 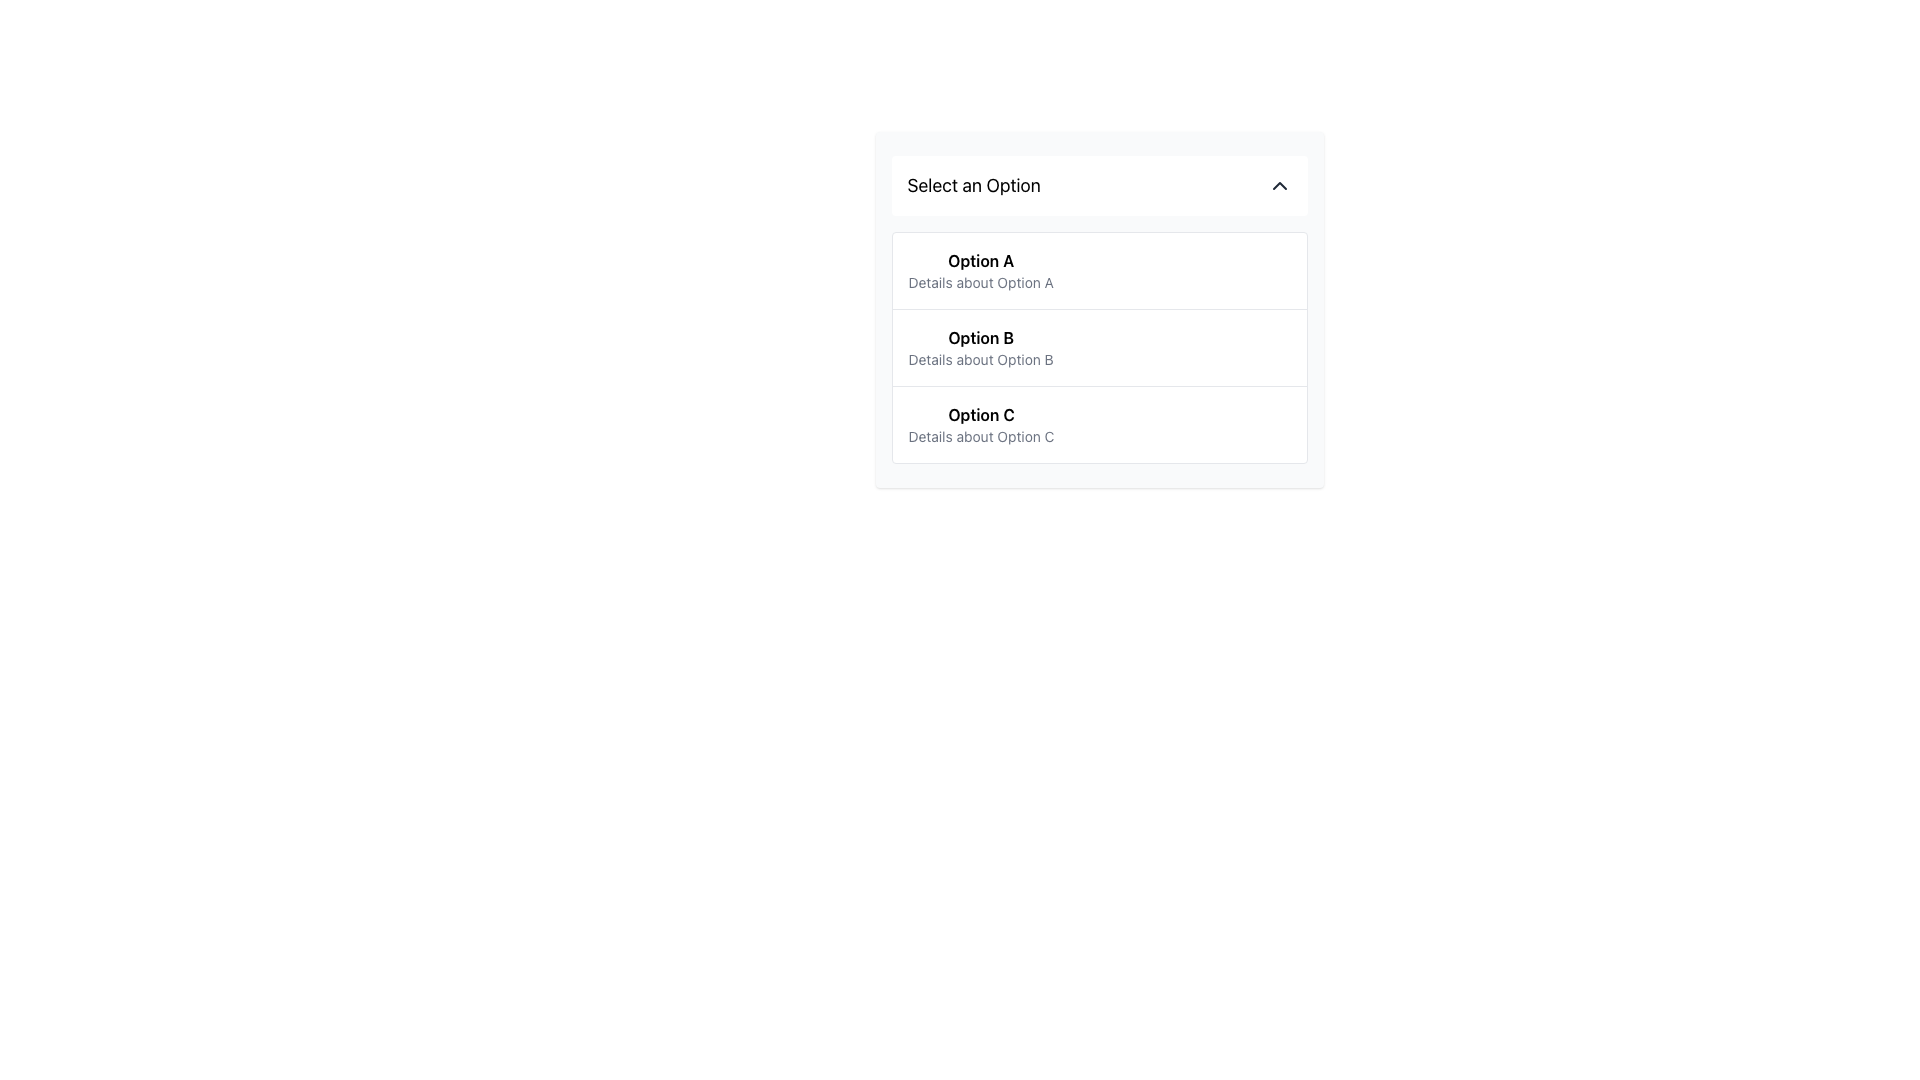 What do you see at coordinates (981, 358) in the screenshot?
I see `the static text label providing information for 'Option B' in the dropdown menu` at bounding box center [981, 358].